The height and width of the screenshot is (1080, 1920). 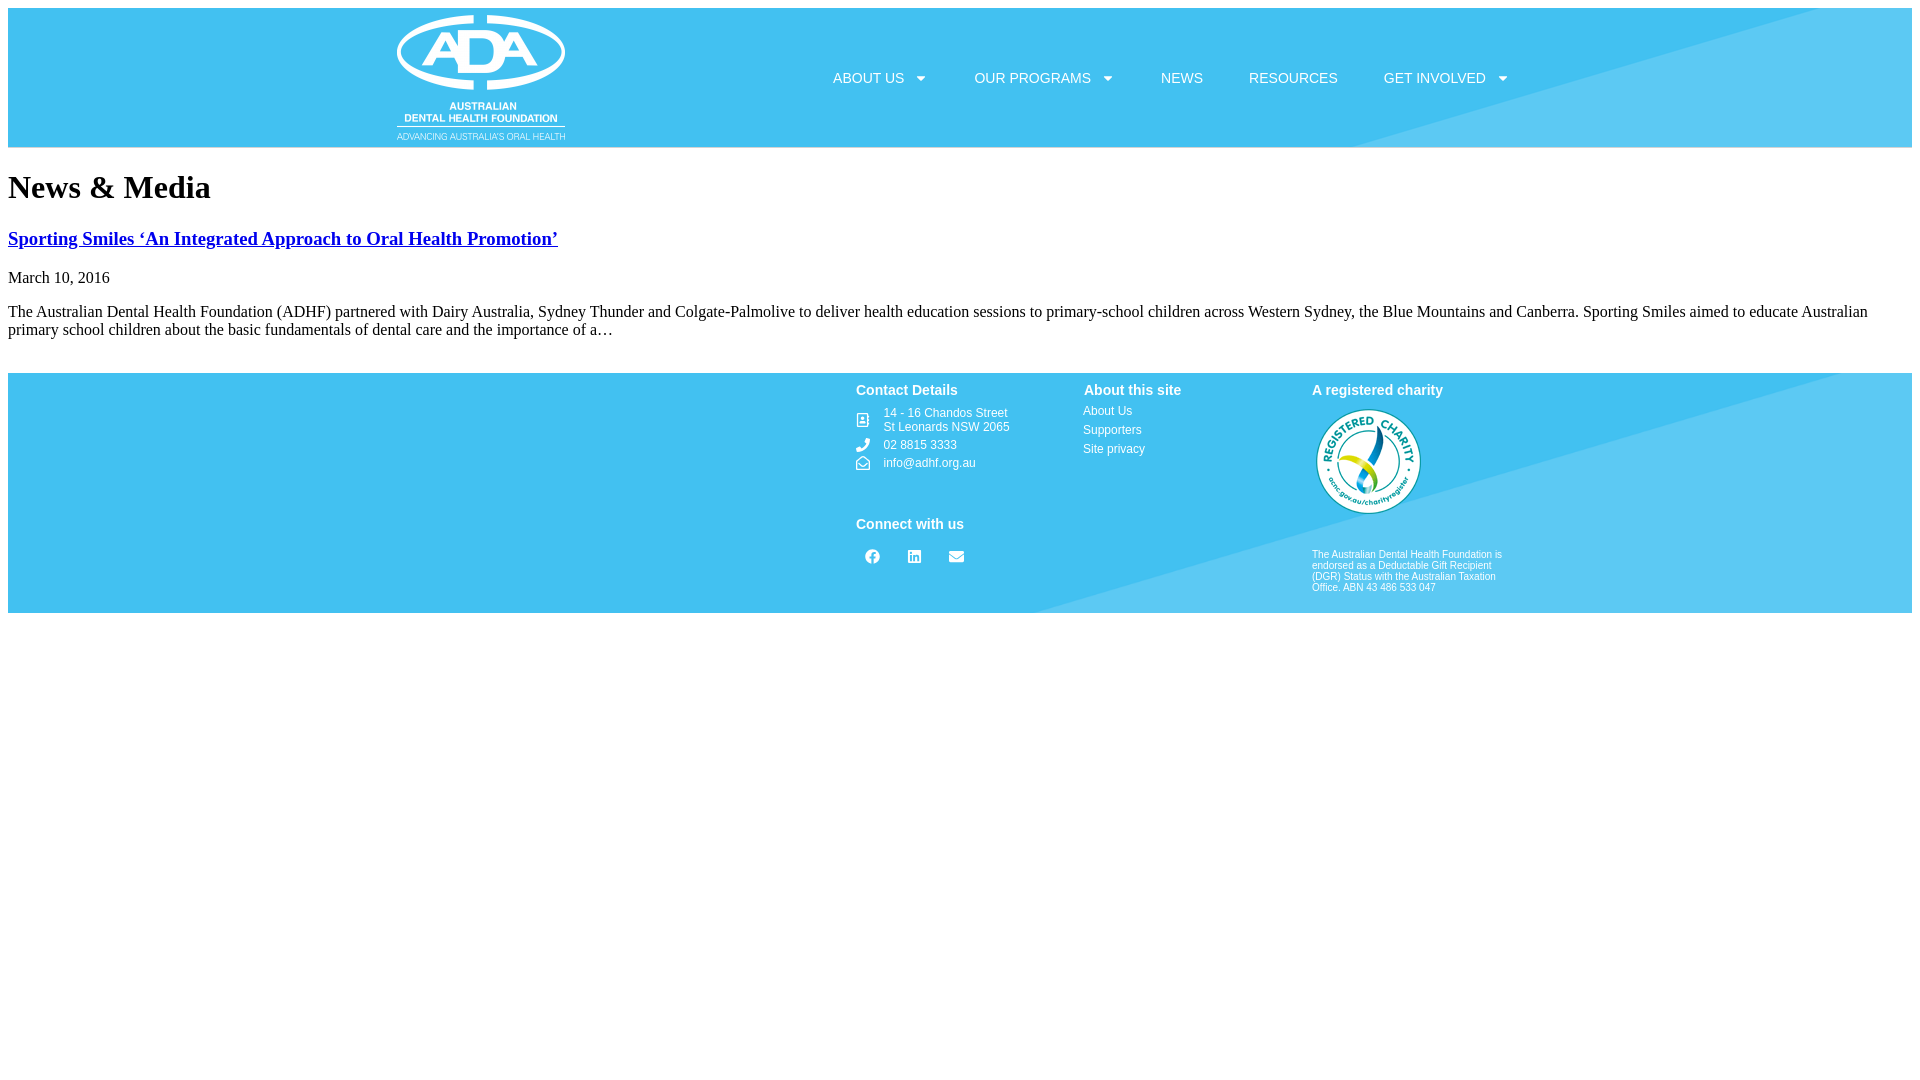 What do you see at coordinates (1227, 76) in the screenshot?
I see `'RESOURCES'` at bounding box center [1227, 76].